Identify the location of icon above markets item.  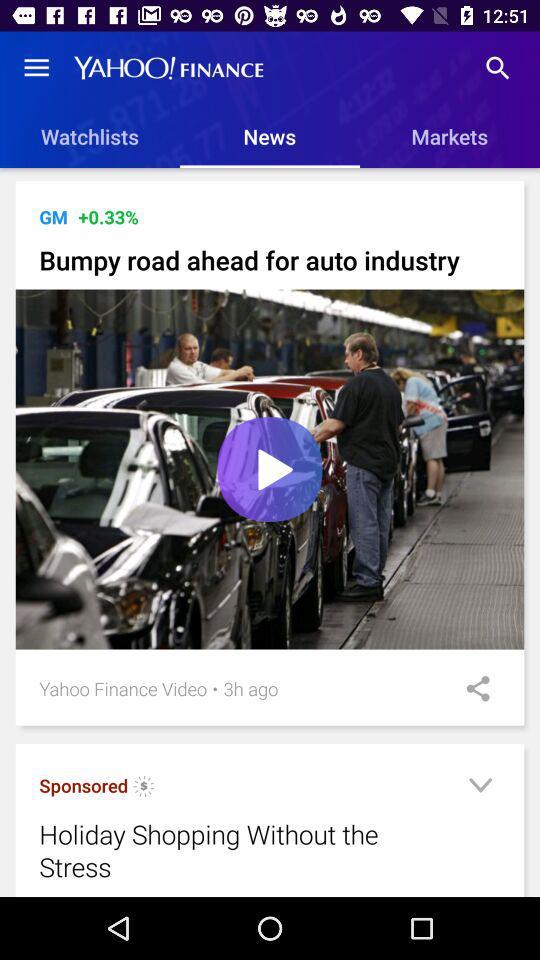
(496, 68).